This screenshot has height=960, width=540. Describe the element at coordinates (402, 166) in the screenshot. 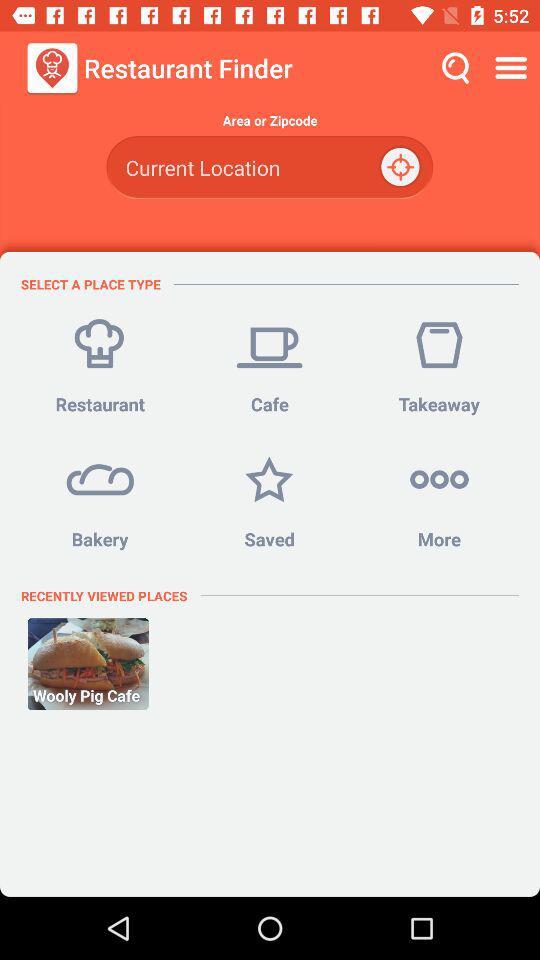

I see `the item below area or zipcode` at that location.